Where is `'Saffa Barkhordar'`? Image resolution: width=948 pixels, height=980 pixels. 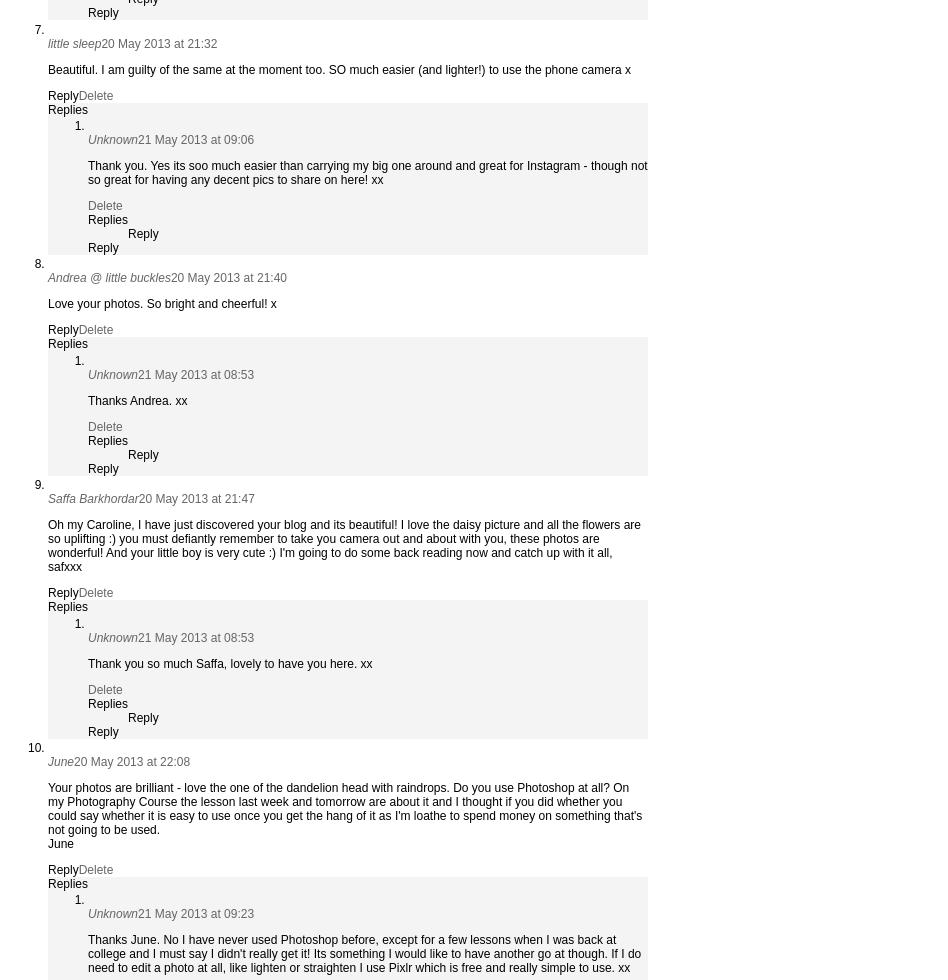 'Saffa Barkhordar' is located at coordinates (92, 499).